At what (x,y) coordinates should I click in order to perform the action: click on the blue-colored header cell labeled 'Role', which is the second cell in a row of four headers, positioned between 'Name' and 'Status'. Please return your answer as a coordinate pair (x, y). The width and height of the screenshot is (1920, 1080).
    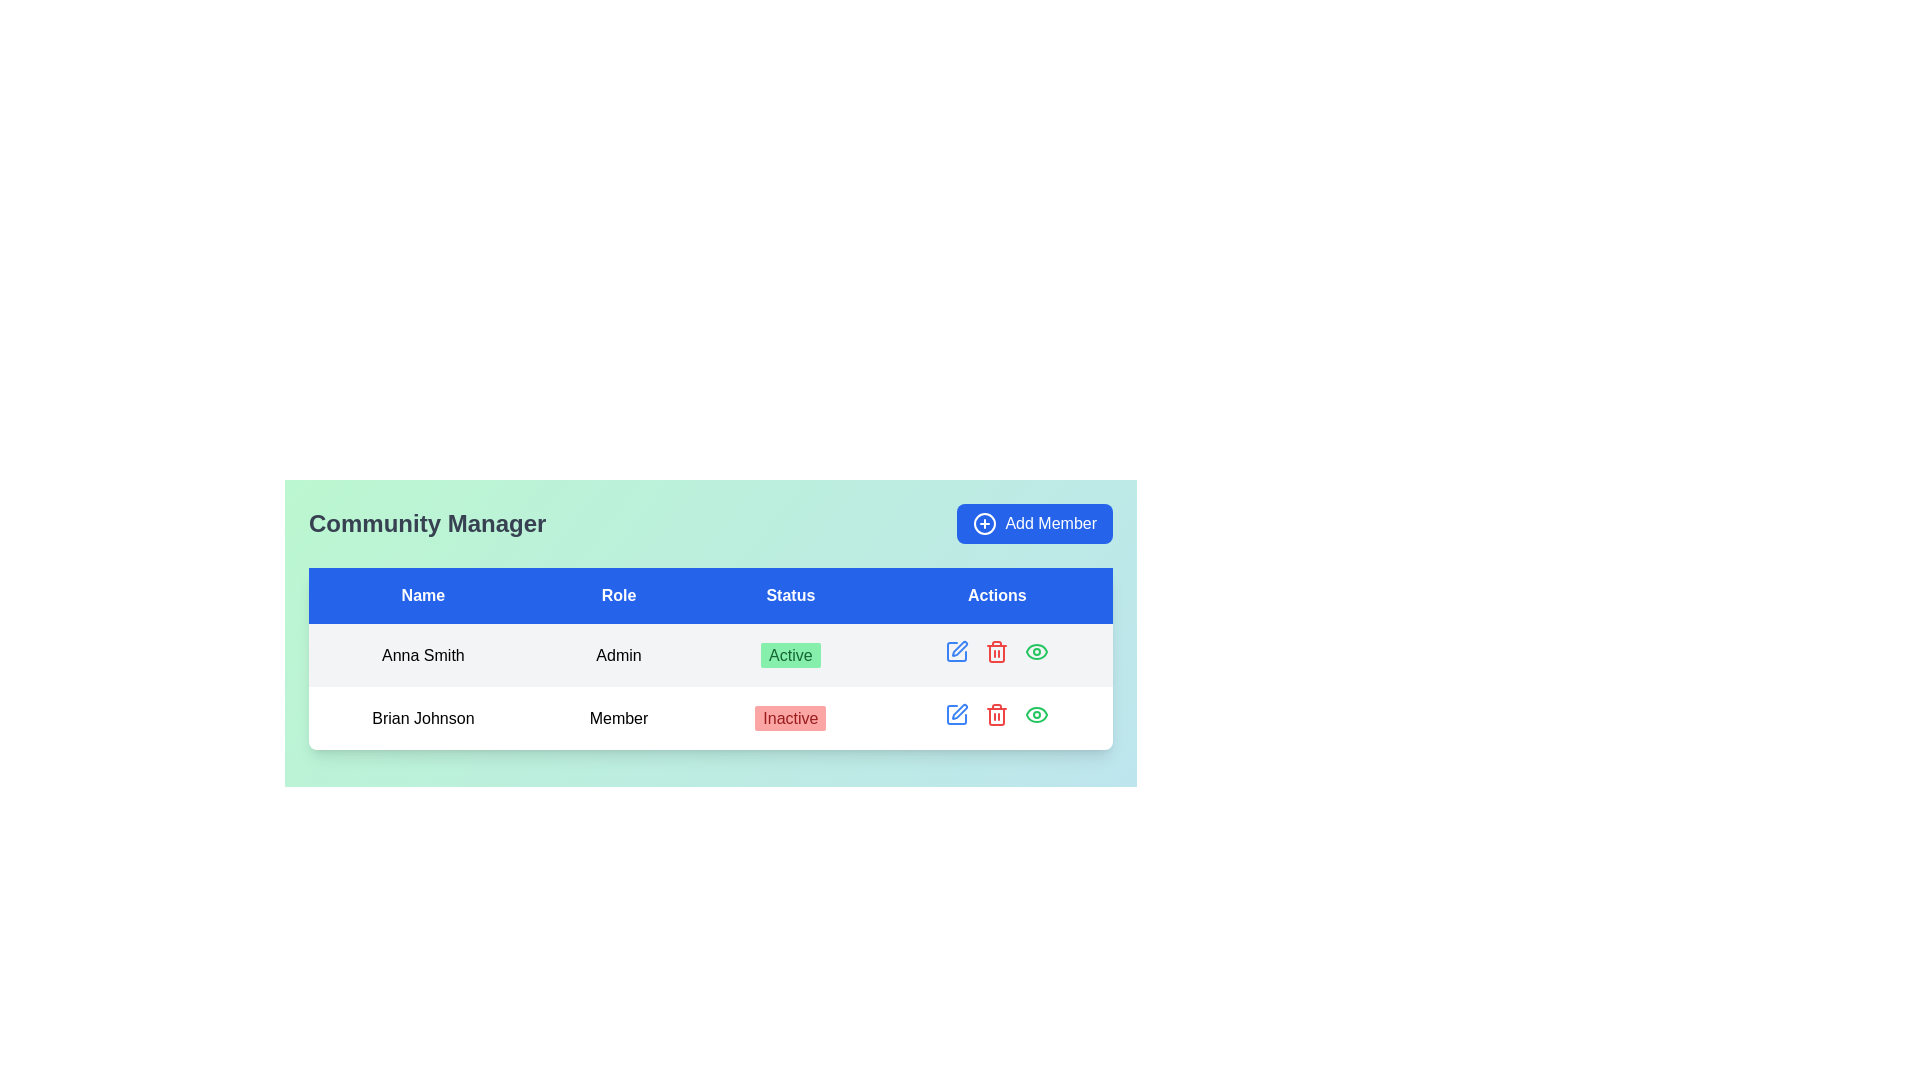
    Looking at the image, I should click on (618, 595).